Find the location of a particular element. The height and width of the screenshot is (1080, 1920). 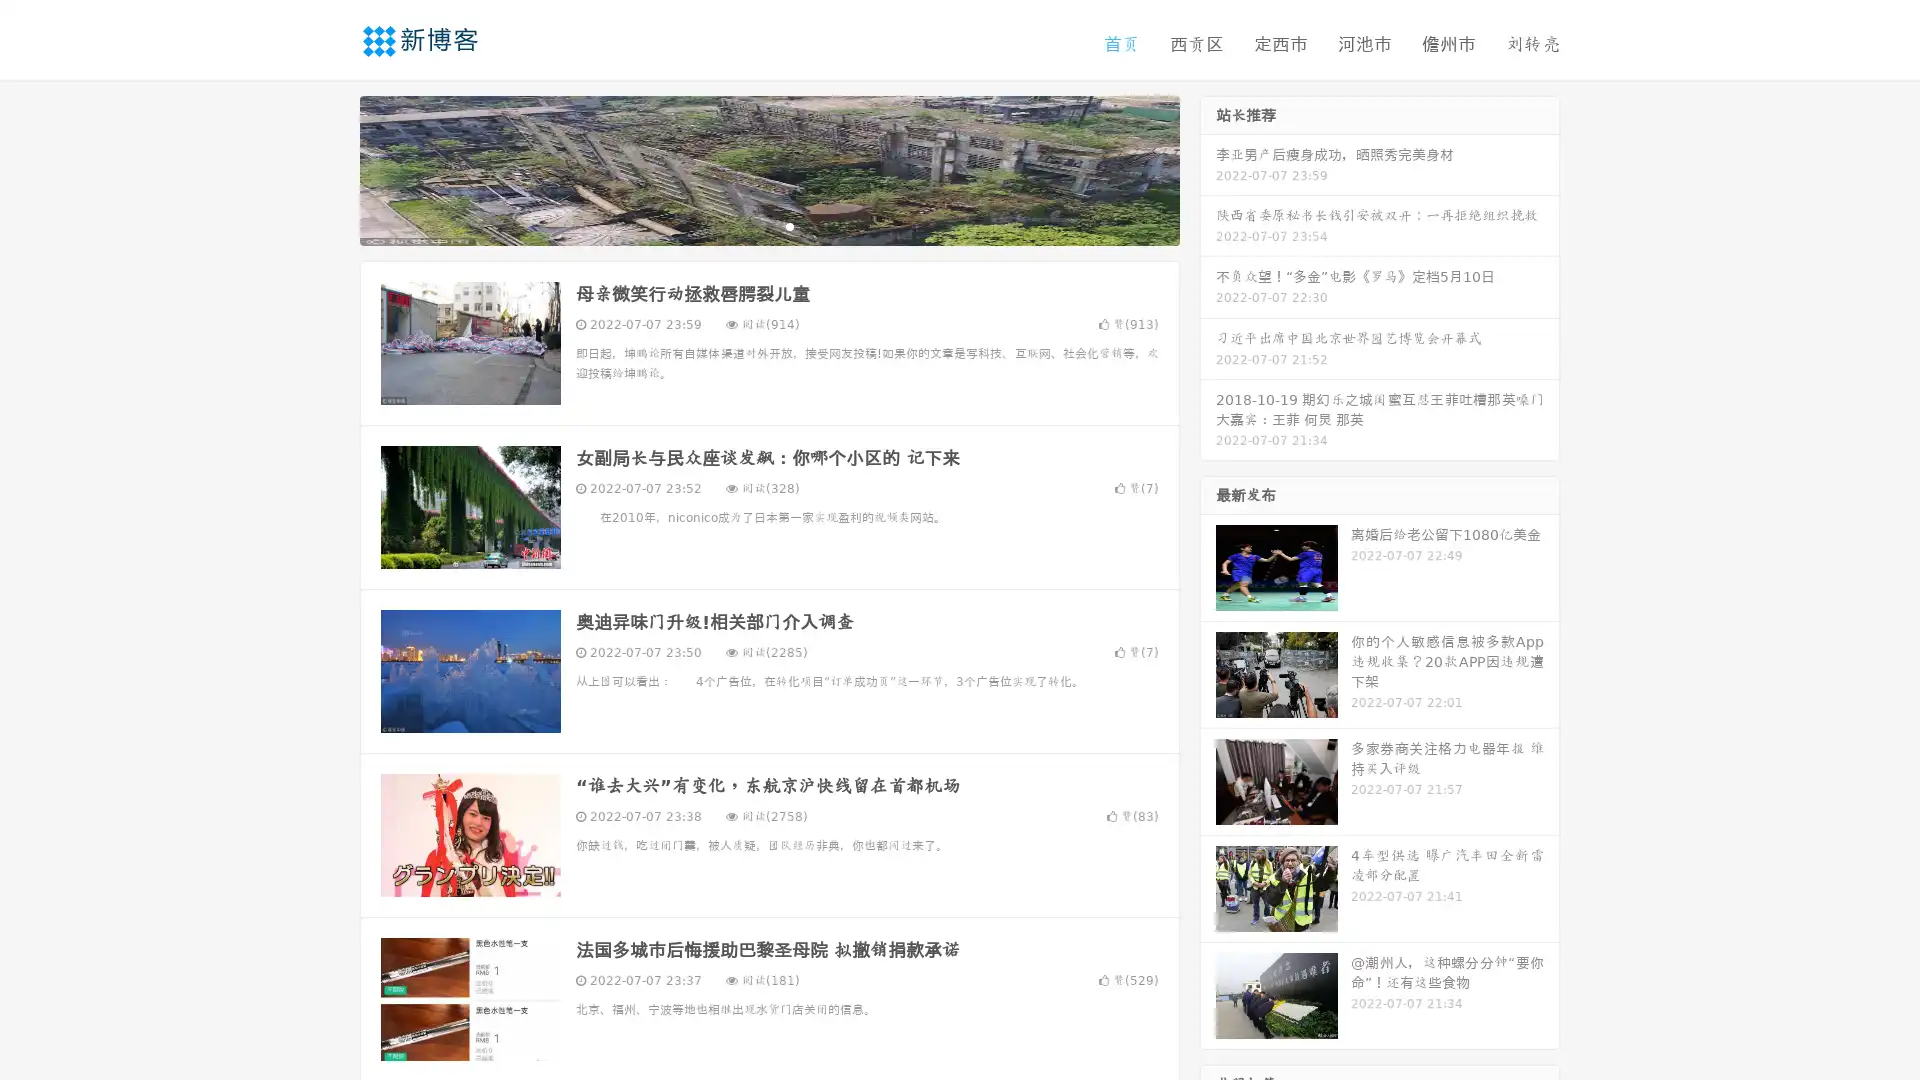

Go to slide 1 is located at coordinates (748, 225).